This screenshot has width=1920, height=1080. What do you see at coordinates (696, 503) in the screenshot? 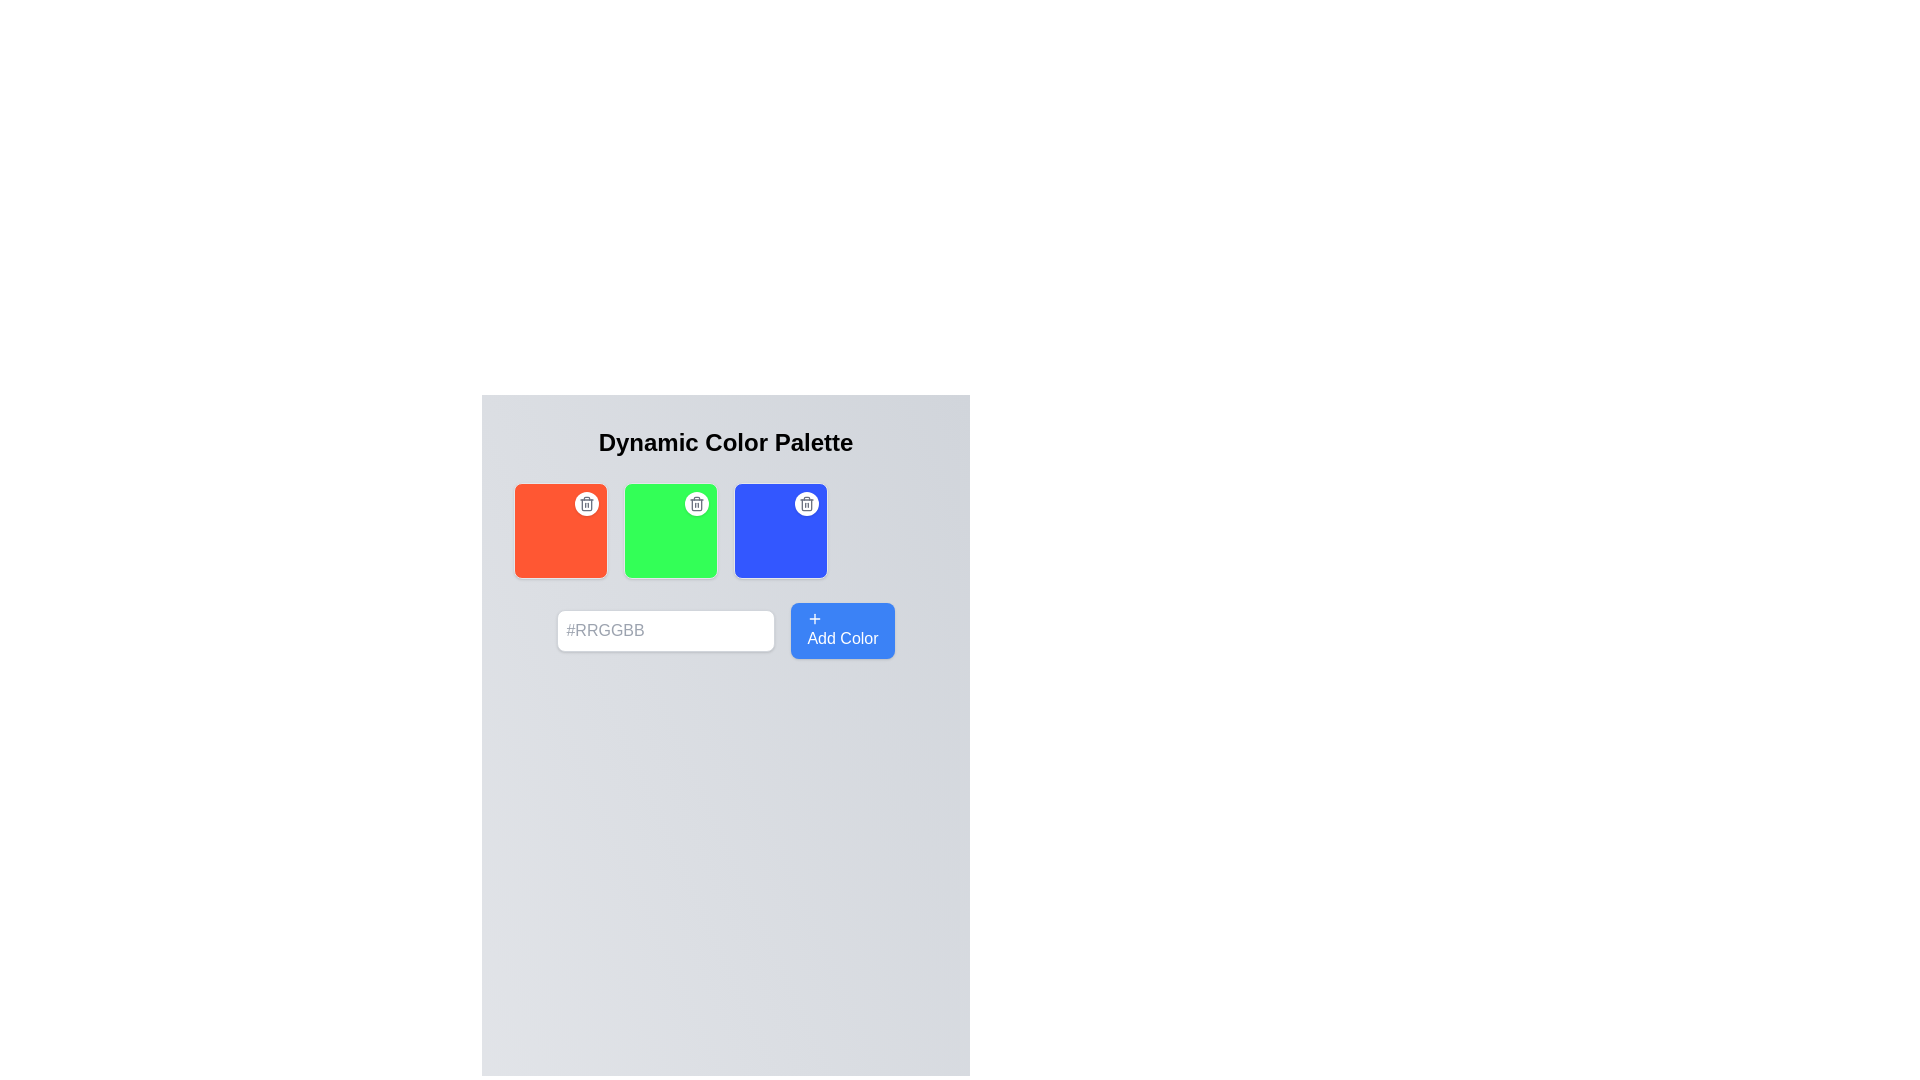
I see `the trash bin icon button located at the top right corner of the green square box in the middle row of color blocks` at bounding box center [696, 503].